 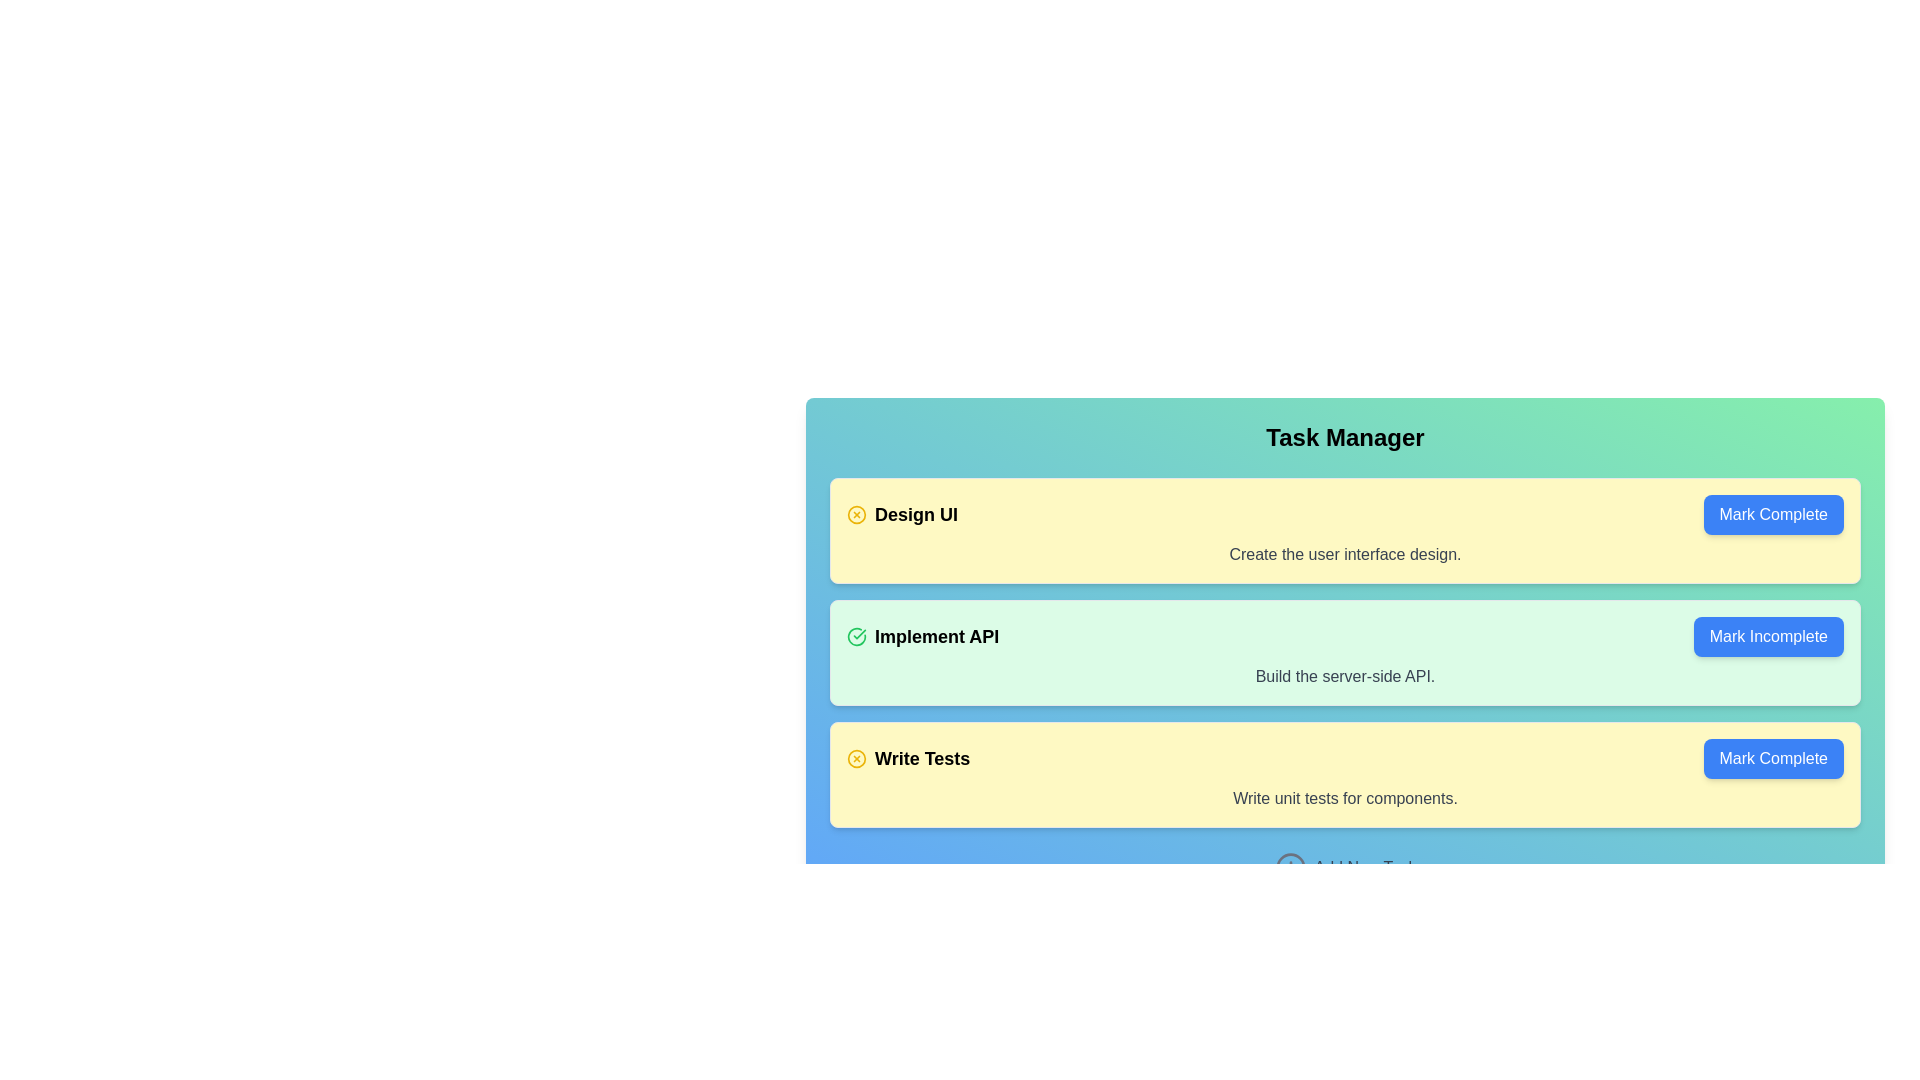 I want to click on the innermost circle graphic element within the SVG, located below the 'Write Tests' section in the task list, so click(x=1290, y=866).